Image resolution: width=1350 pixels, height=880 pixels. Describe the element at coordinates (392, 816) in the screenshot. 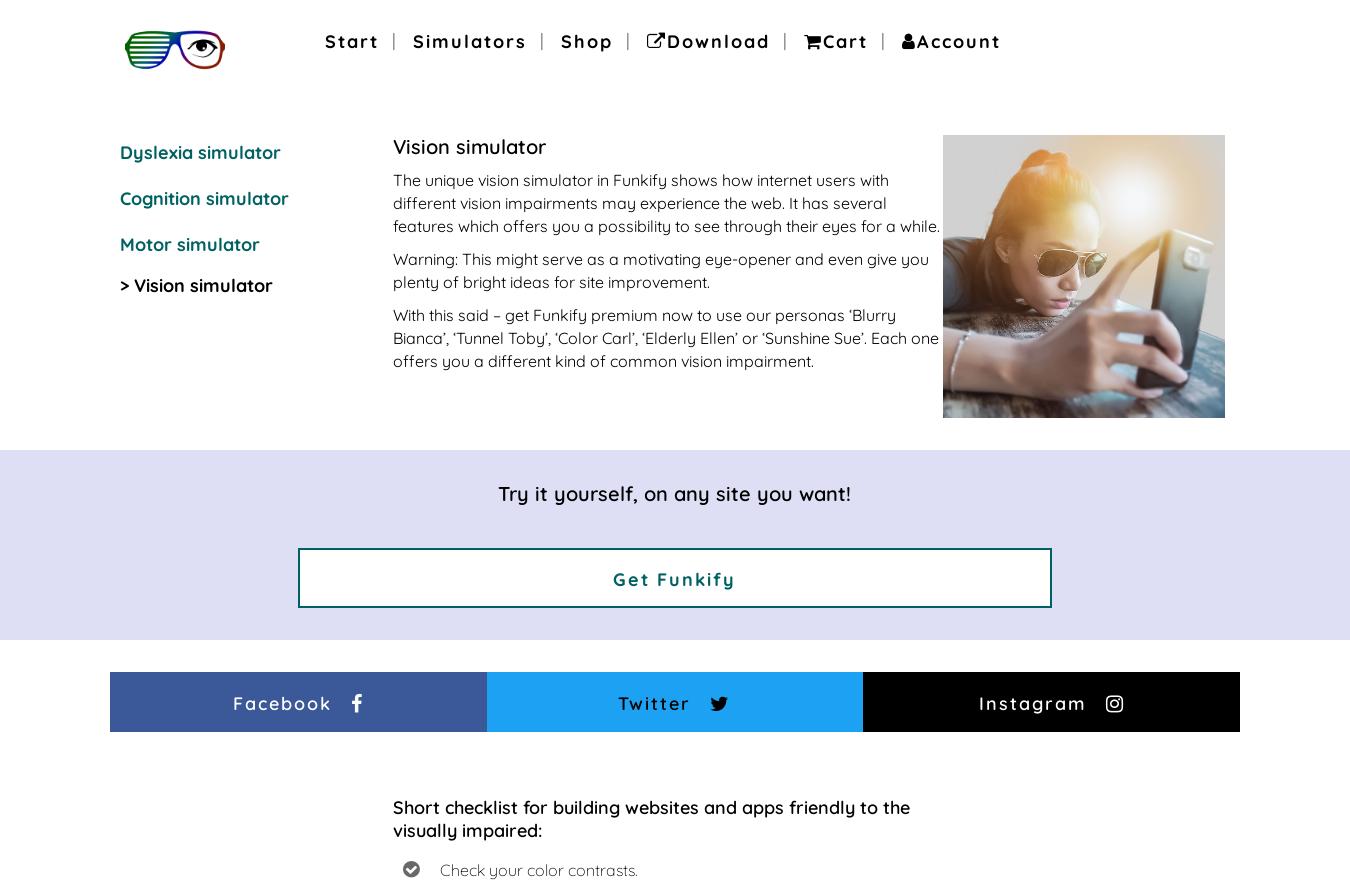

I see `'Short checklist for building websites and apps friendly to the visually impaired:'` at that location.